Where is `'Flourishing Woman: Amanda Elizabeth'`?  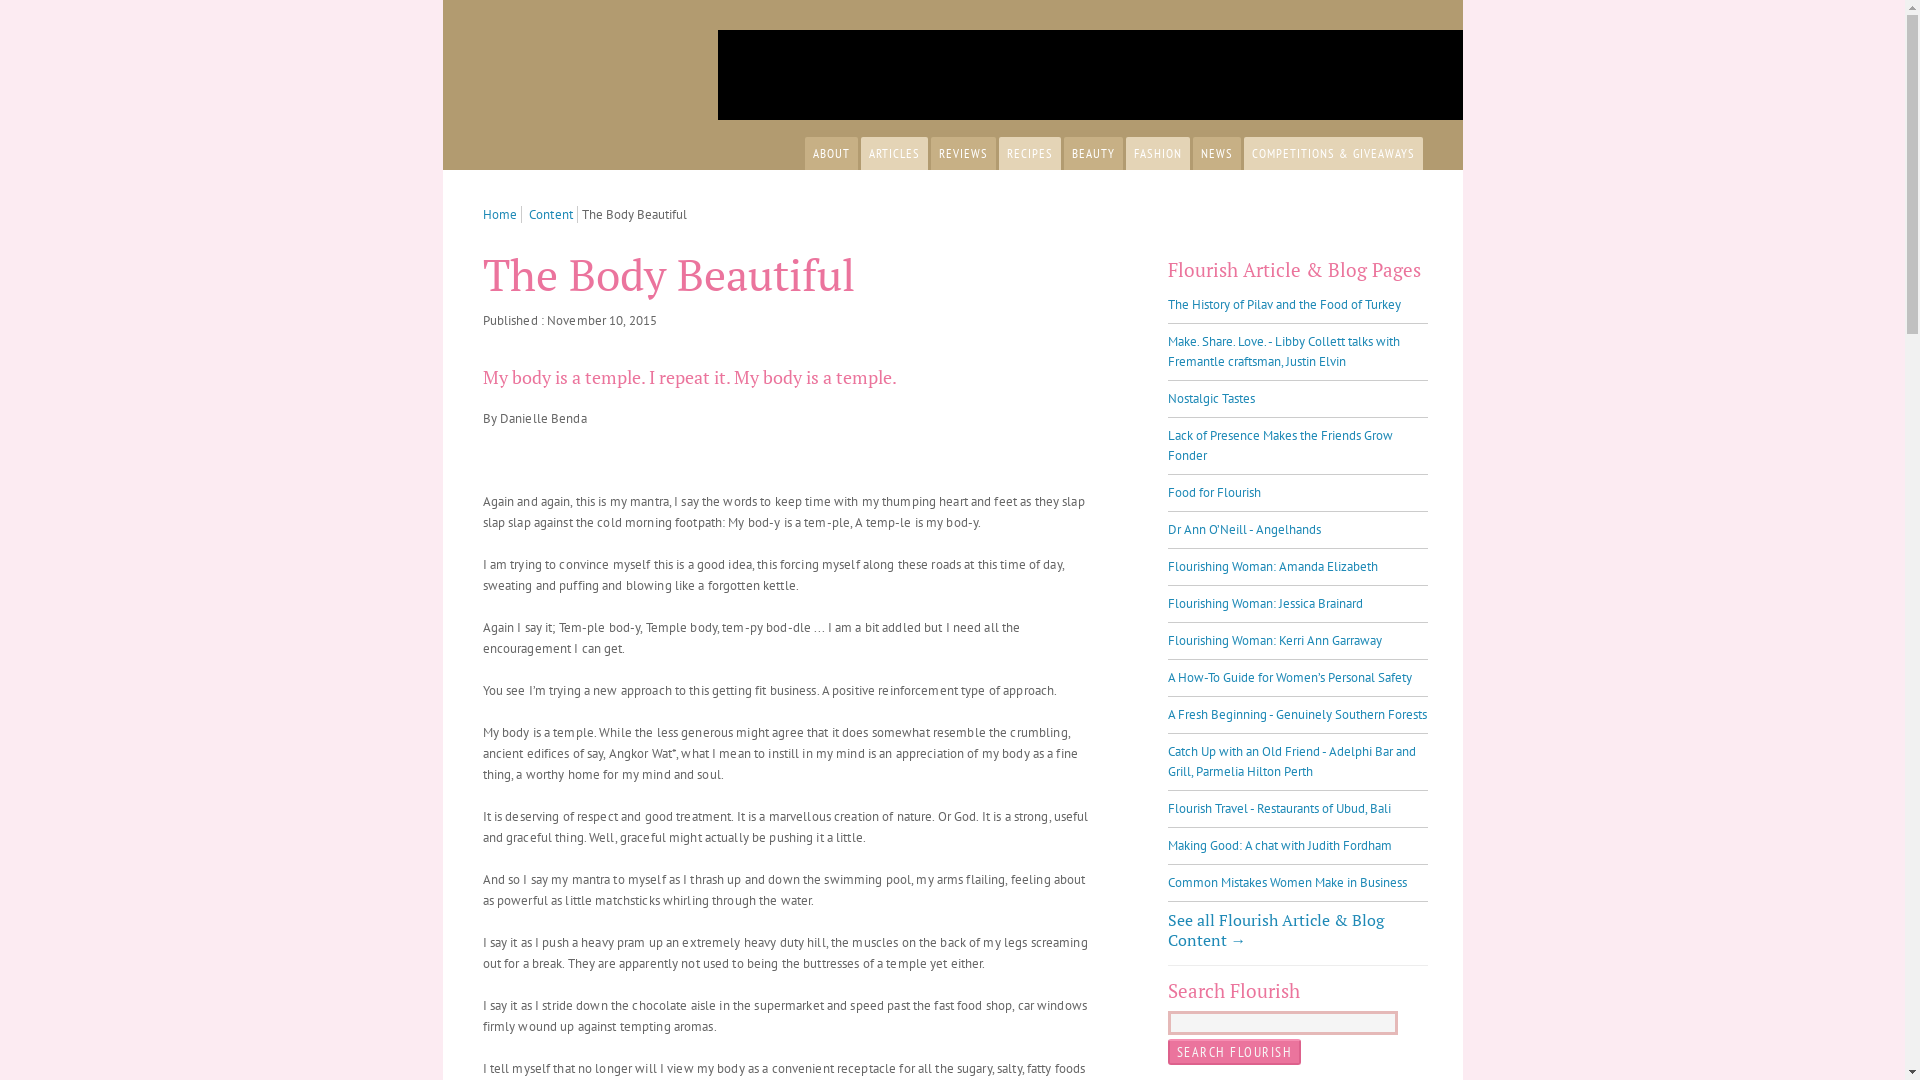
'Flourishing Woman: Amanda Elizabeth' is located at coordinates (1271, 566).